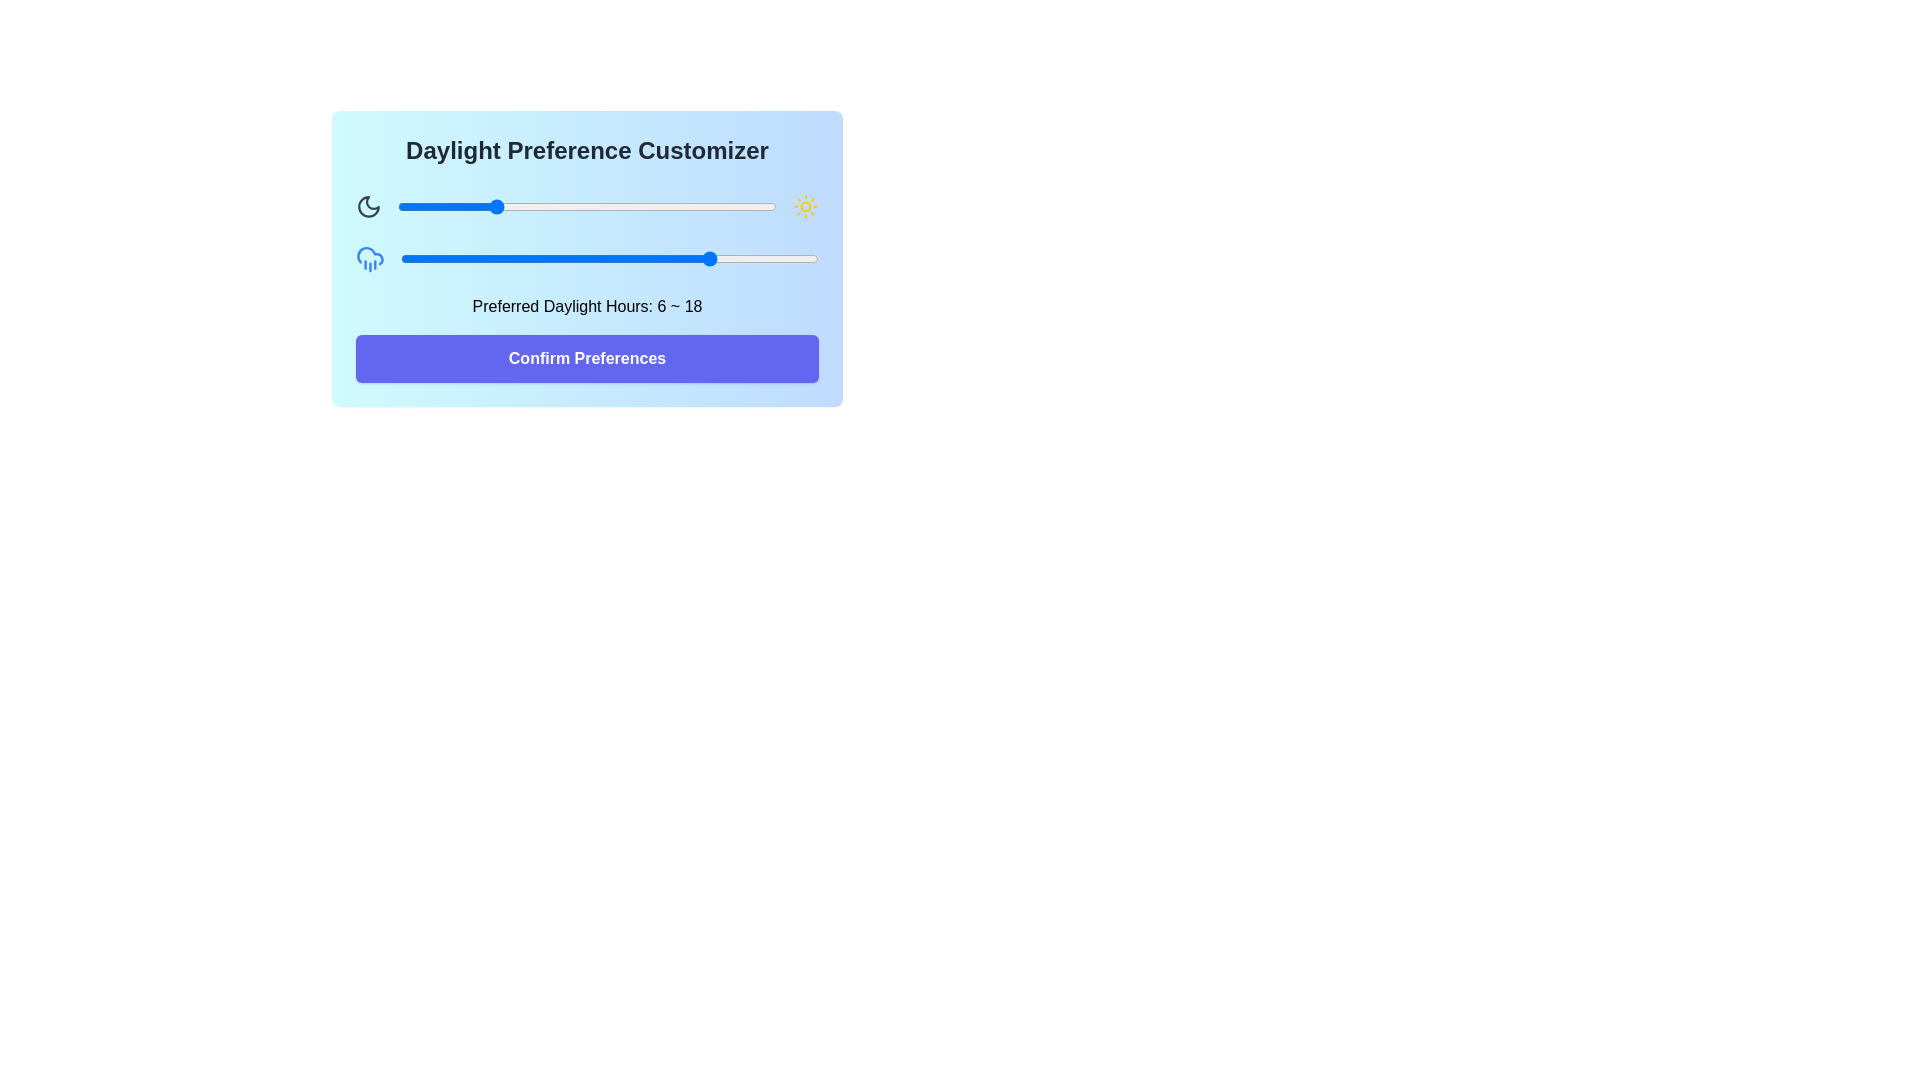 The width and height of the screenshot is (1920, 1080). Describe the element at coordinates (369, 207) in the screenshot. I see `the crescent moon icon representing night or dark theme, located in the top-left area of the card containing the 'Daylight Preference Customizer'` at that location.